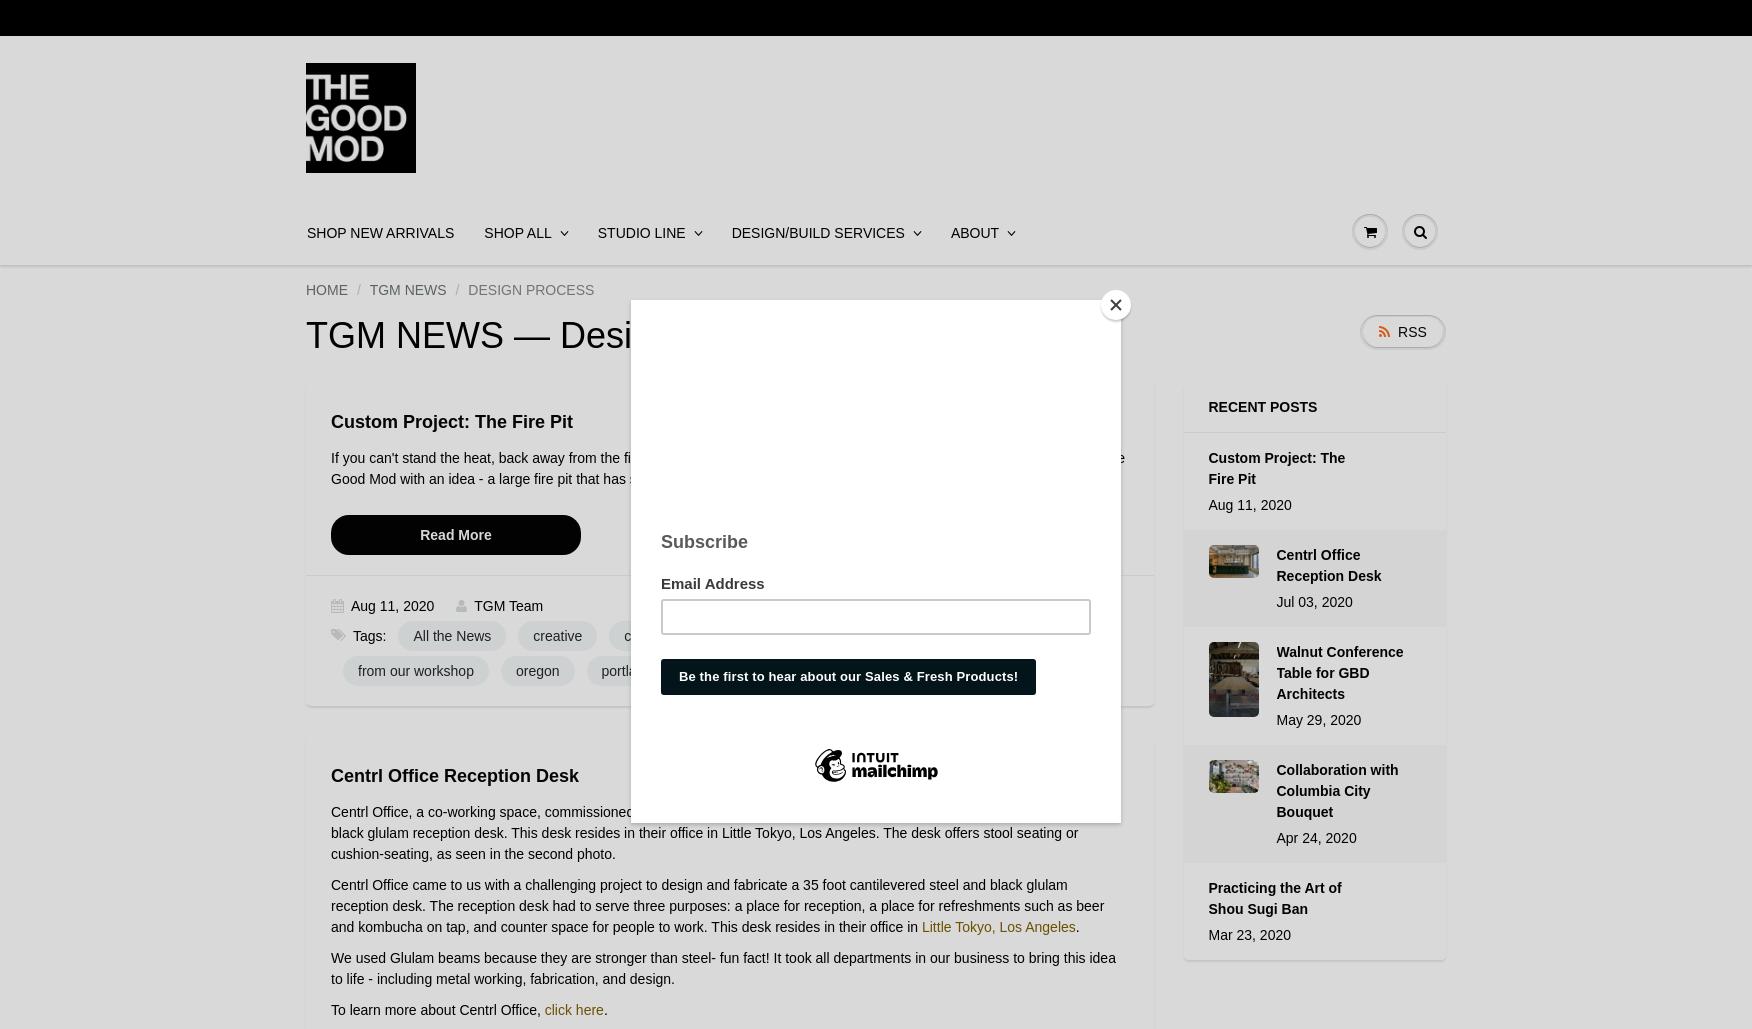 The width and height of the screenshot is (1752, 1029). I want to click on 'RSS', so click(1396, 331).